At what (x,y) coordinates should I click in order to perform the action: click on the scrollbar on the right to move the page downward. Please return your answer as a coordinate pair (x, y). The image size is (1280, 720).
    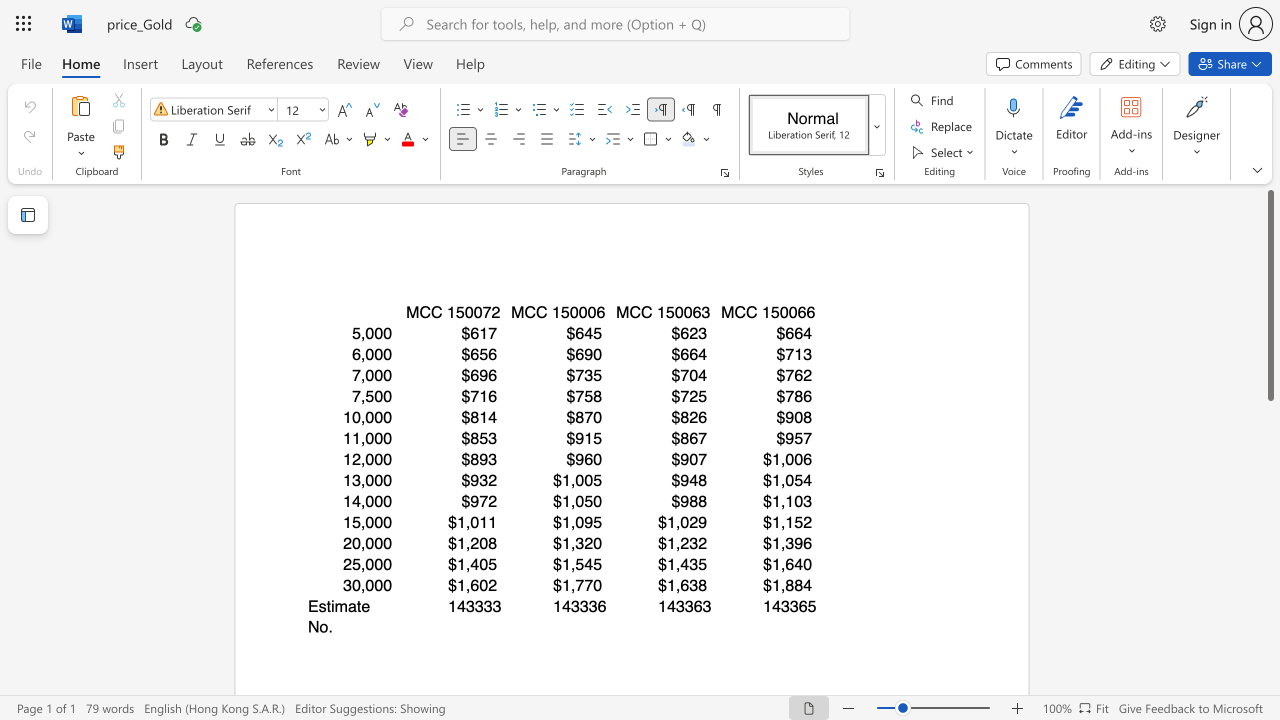
    Looking at the image, I should click on (1269, 490).